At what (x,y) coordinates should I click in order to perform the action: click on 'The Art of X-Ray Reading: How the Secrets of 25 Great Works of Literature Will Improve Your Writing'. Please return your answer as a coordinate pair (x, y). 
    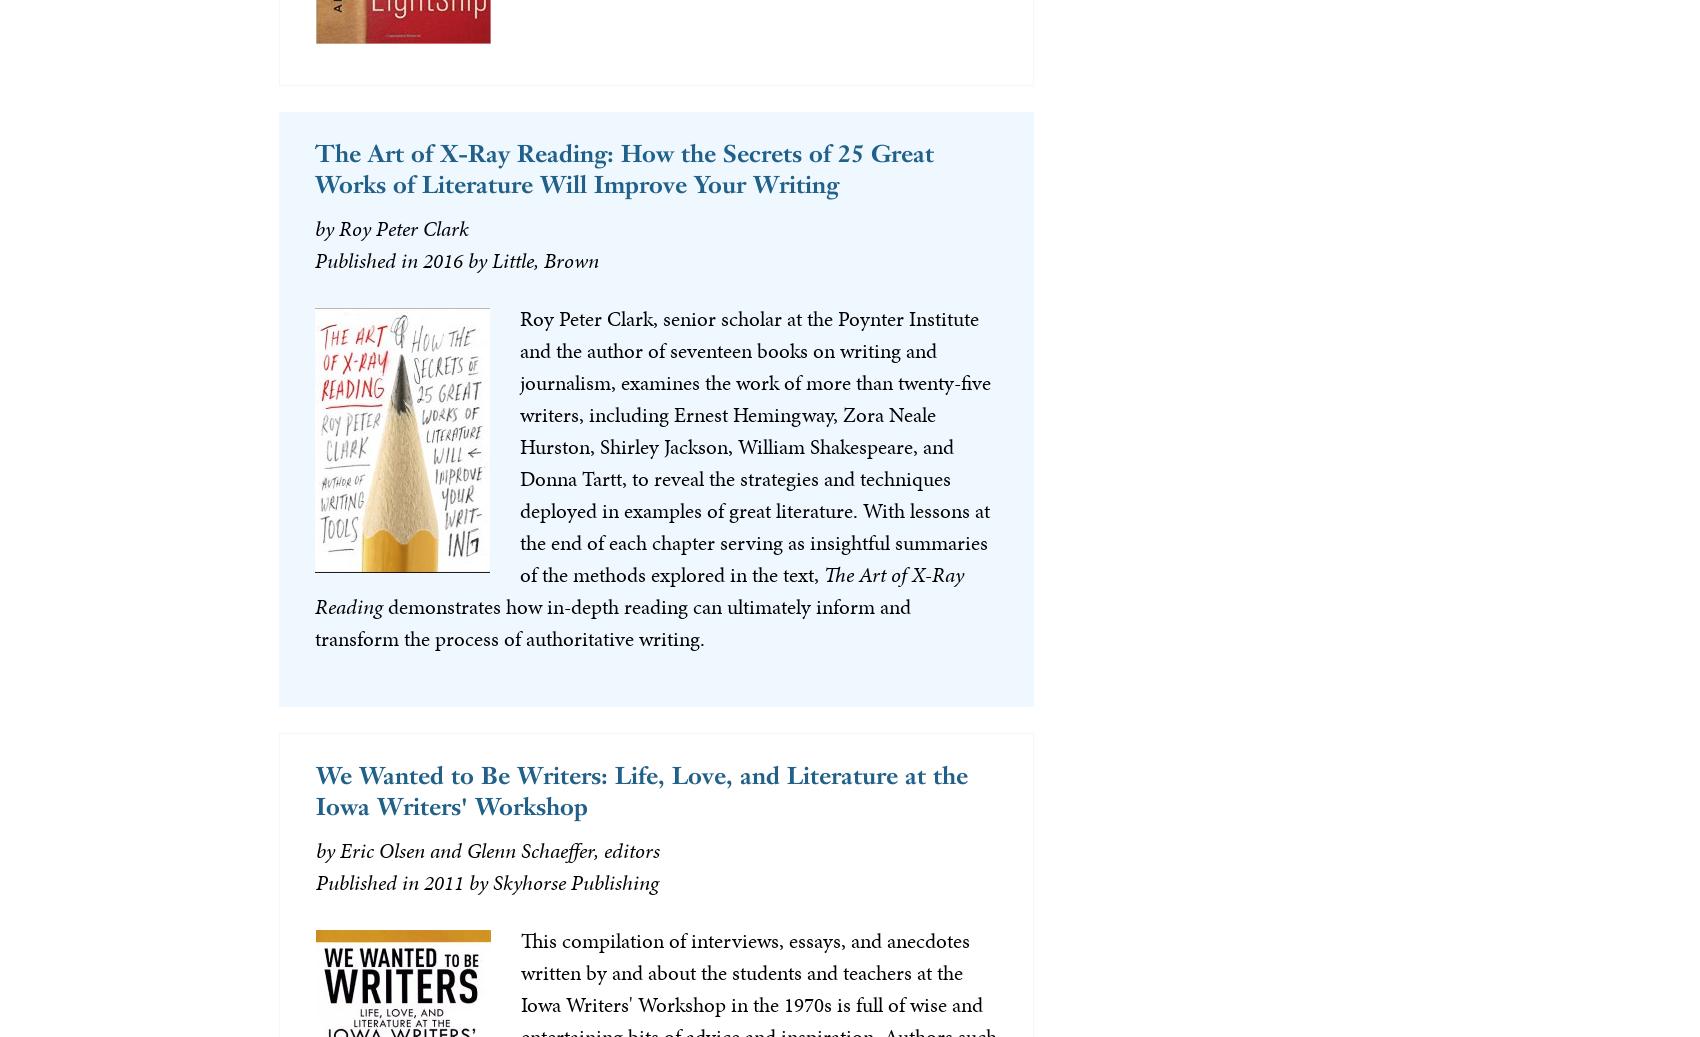
    Looking at the image, I should click on (622, 166).